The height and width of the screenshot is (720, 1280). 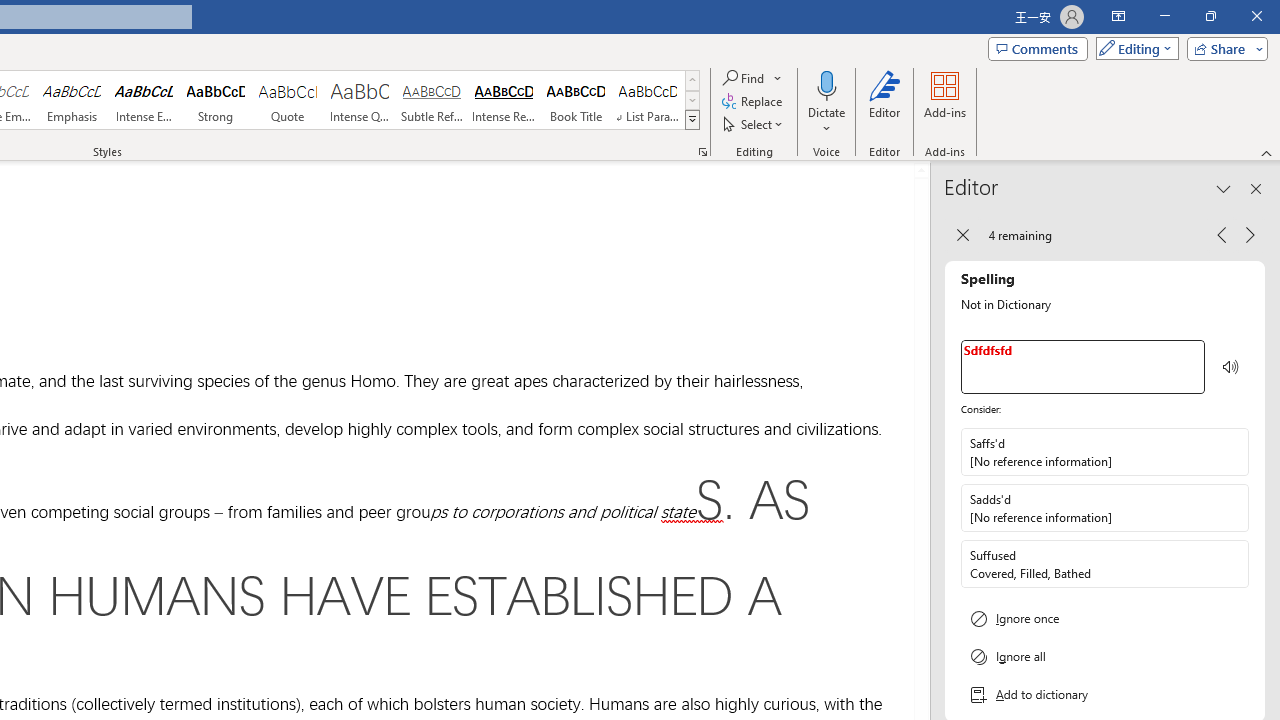 I want to click on 'Restore Down', so click(x=1209, y=16).